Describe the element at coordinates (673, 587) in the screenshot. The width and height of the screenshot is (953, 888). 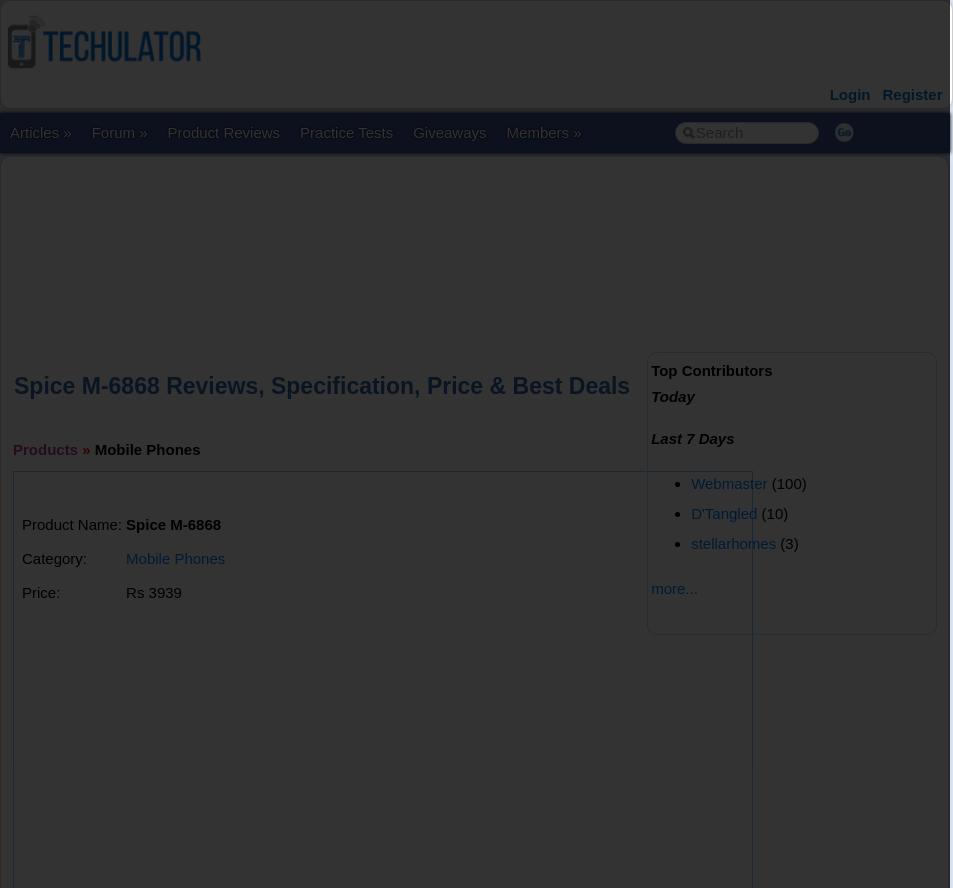
I see `'more...'` at that location.